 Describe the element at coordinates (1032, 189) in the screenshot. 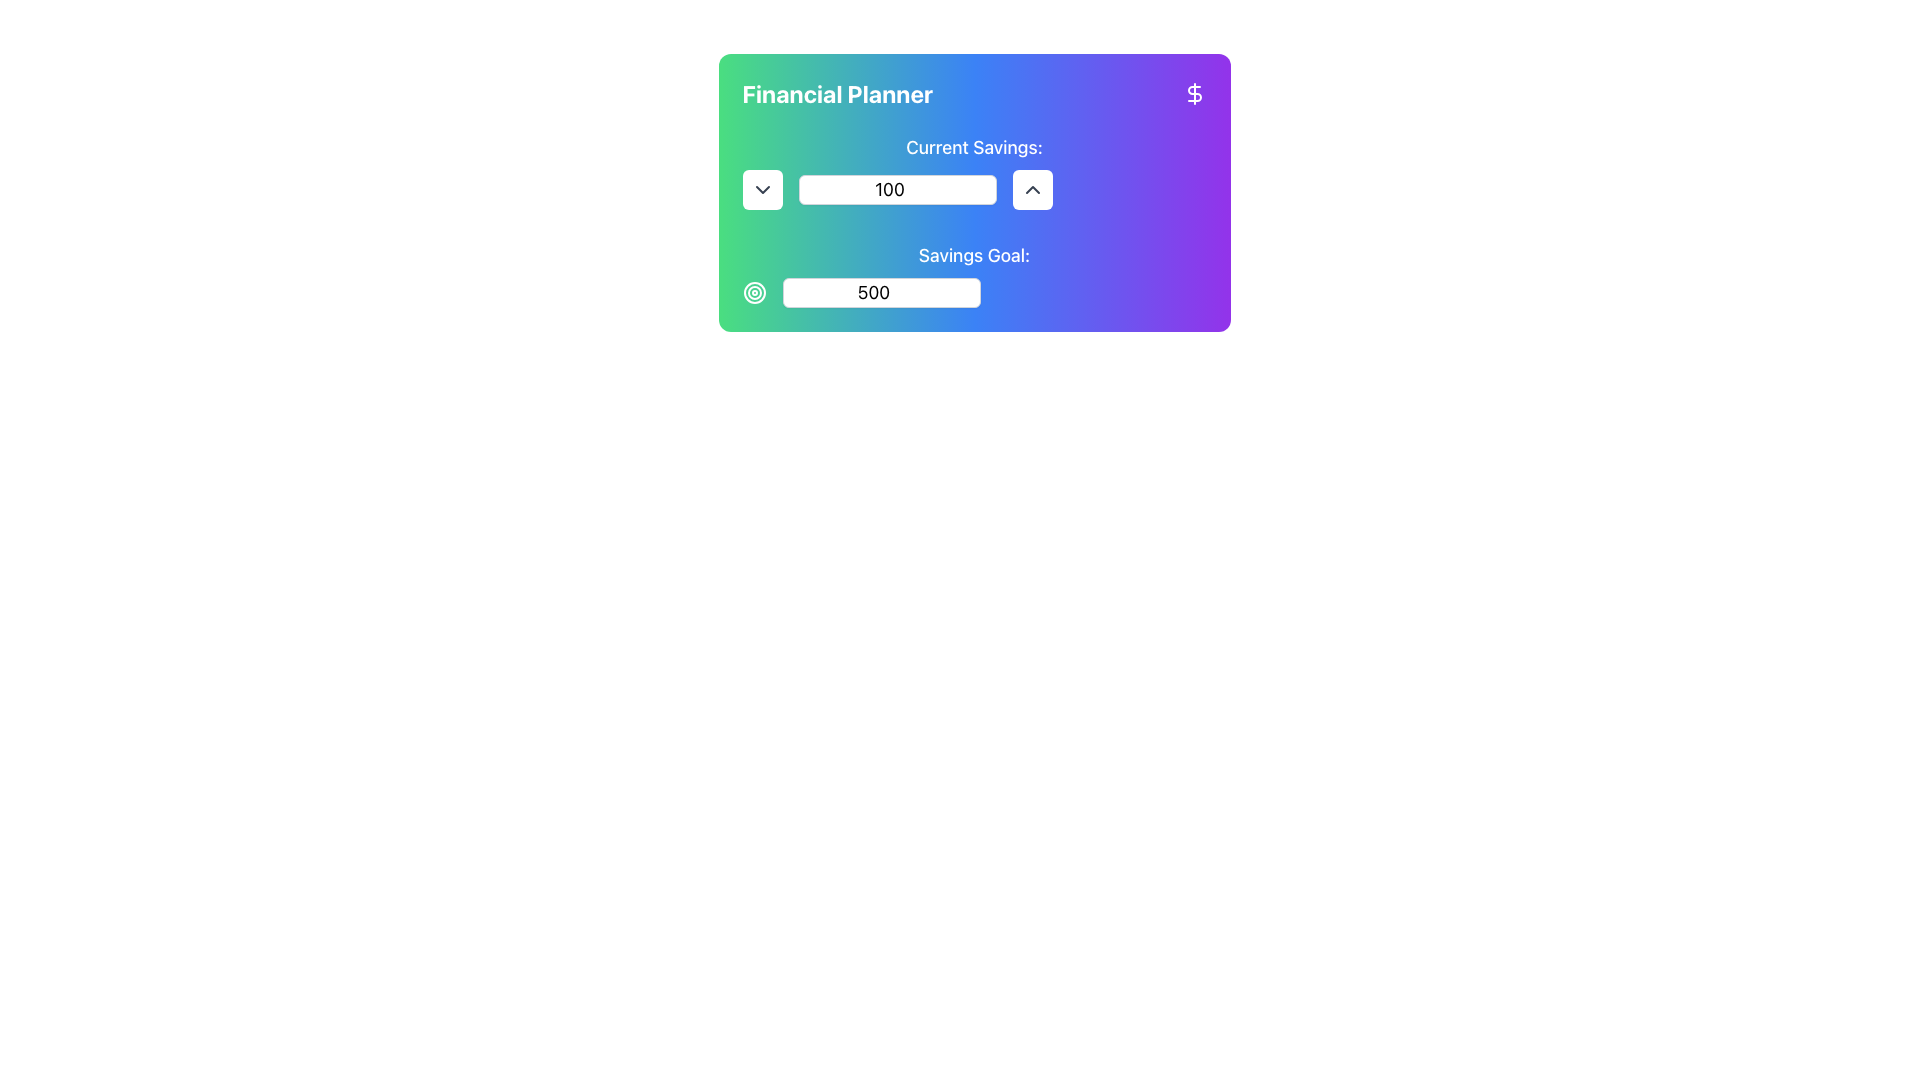

I see `the increment button located to the right of the number input box in the 'Financial Planner' layout to increase the numeric value` at that location.